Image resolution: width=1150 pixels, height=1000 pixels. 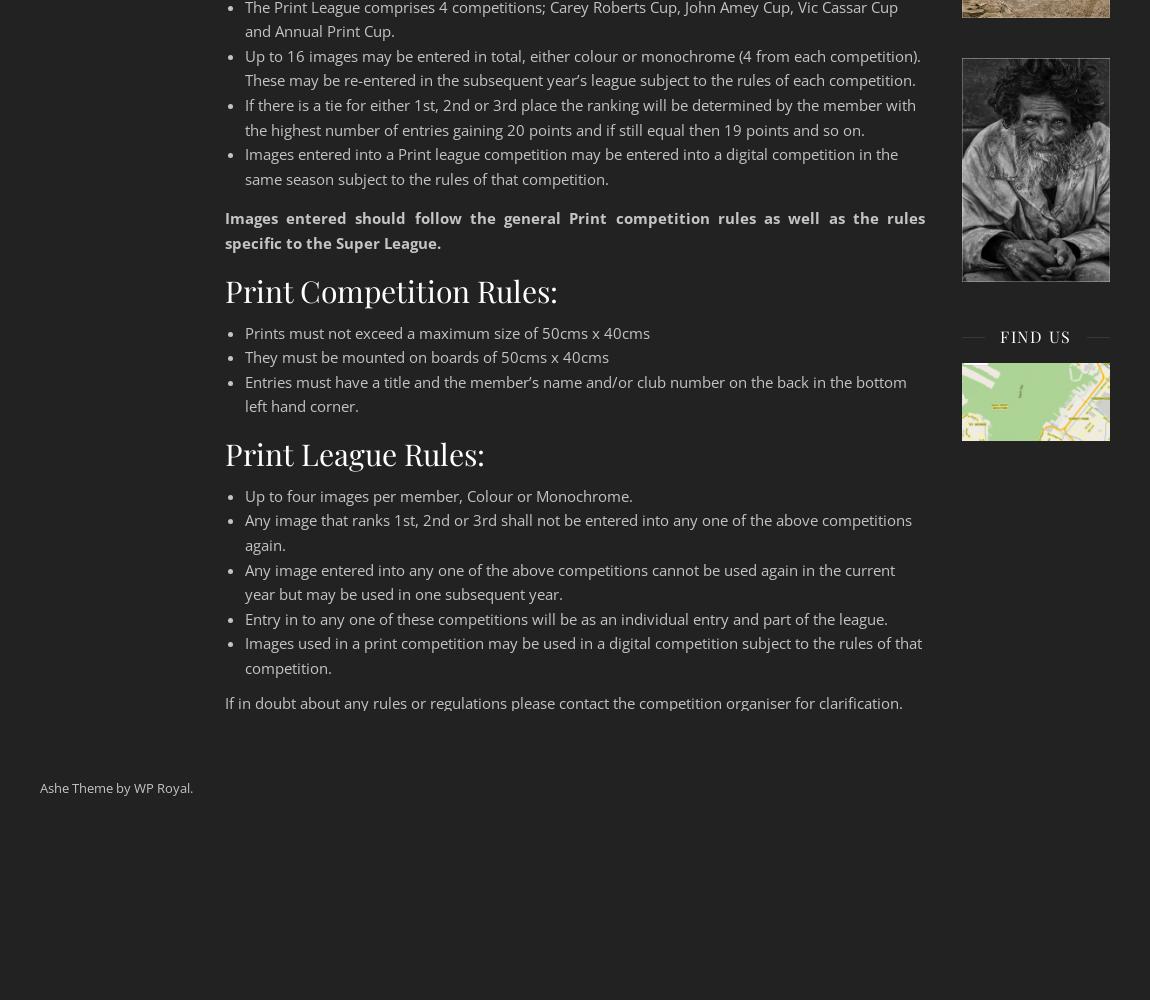 What do you see at coordinates (355, 452) in the screenshot?
I see `'Print League Rules:'` at bounding box center [355, 452].